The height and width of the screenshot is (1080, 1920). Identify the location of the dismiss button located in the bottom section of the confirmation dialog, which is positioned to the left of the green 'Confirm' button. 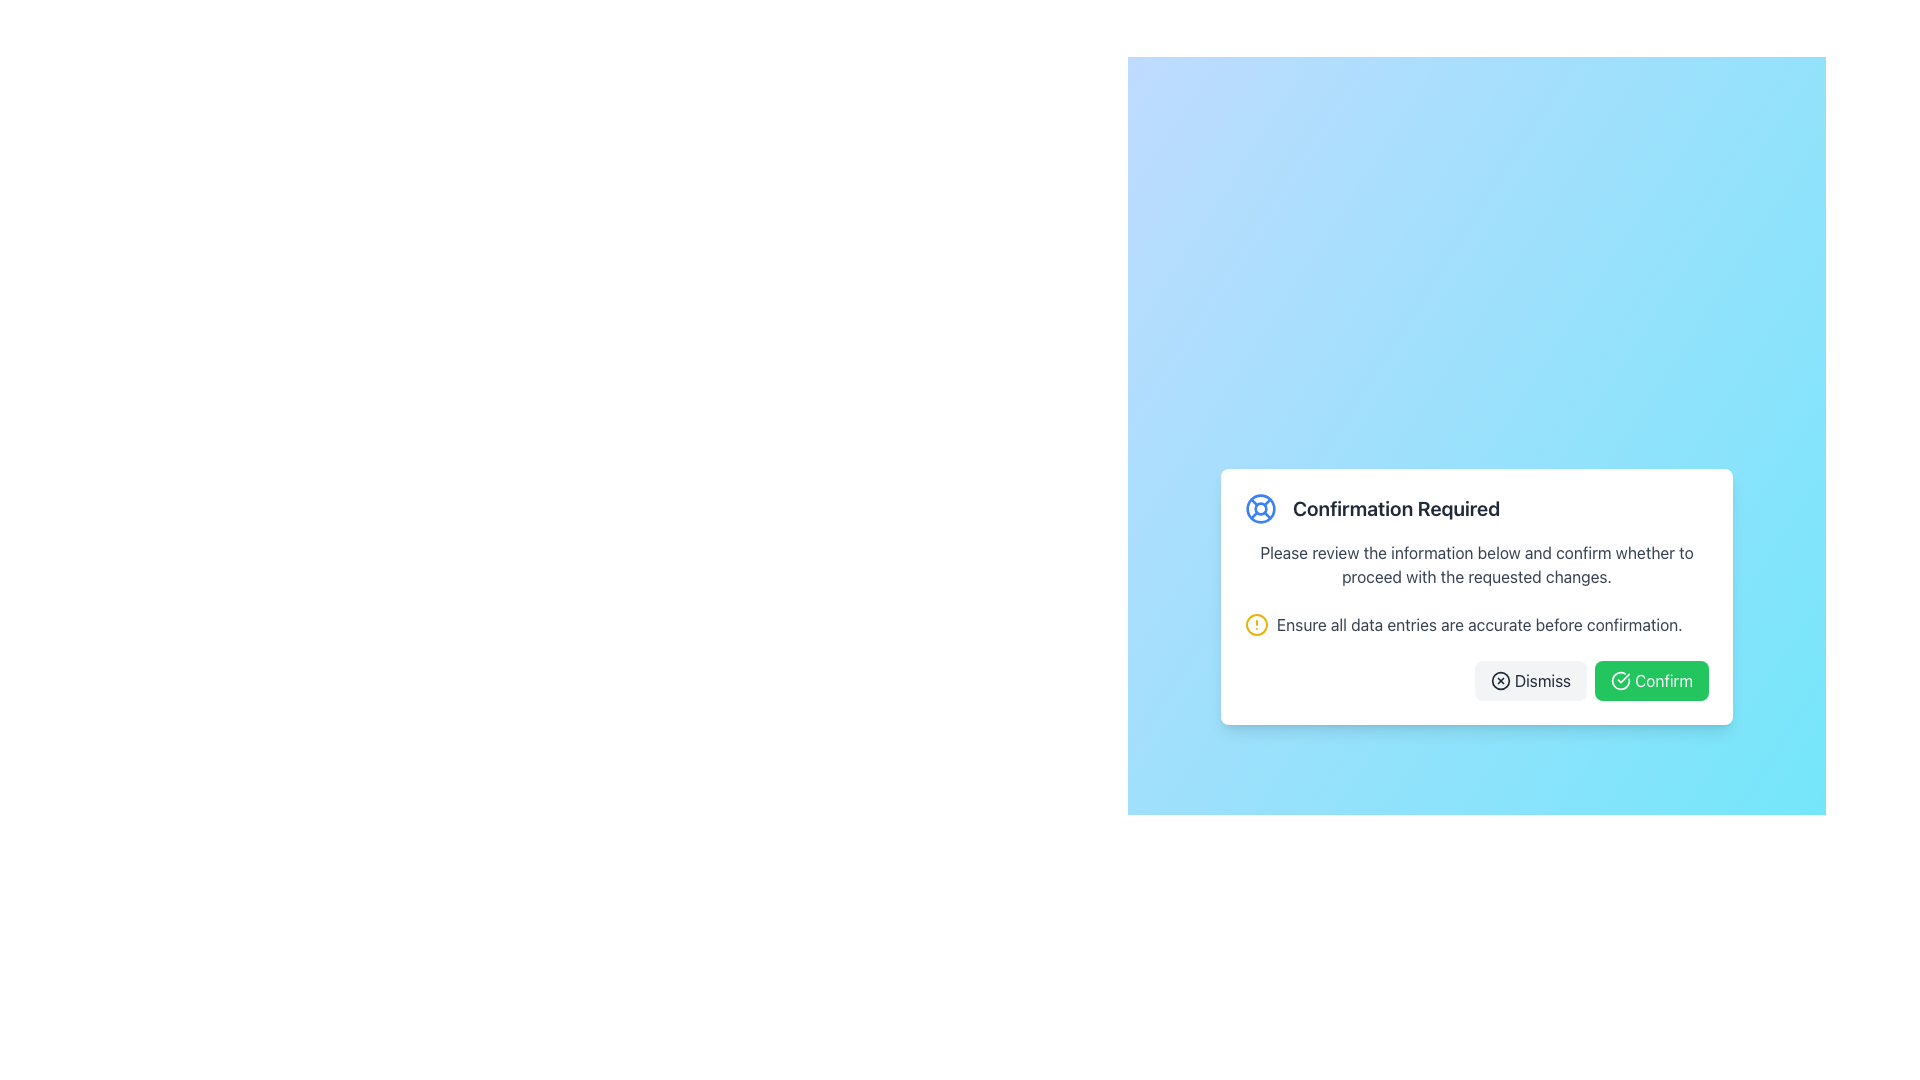
(1529, 680).